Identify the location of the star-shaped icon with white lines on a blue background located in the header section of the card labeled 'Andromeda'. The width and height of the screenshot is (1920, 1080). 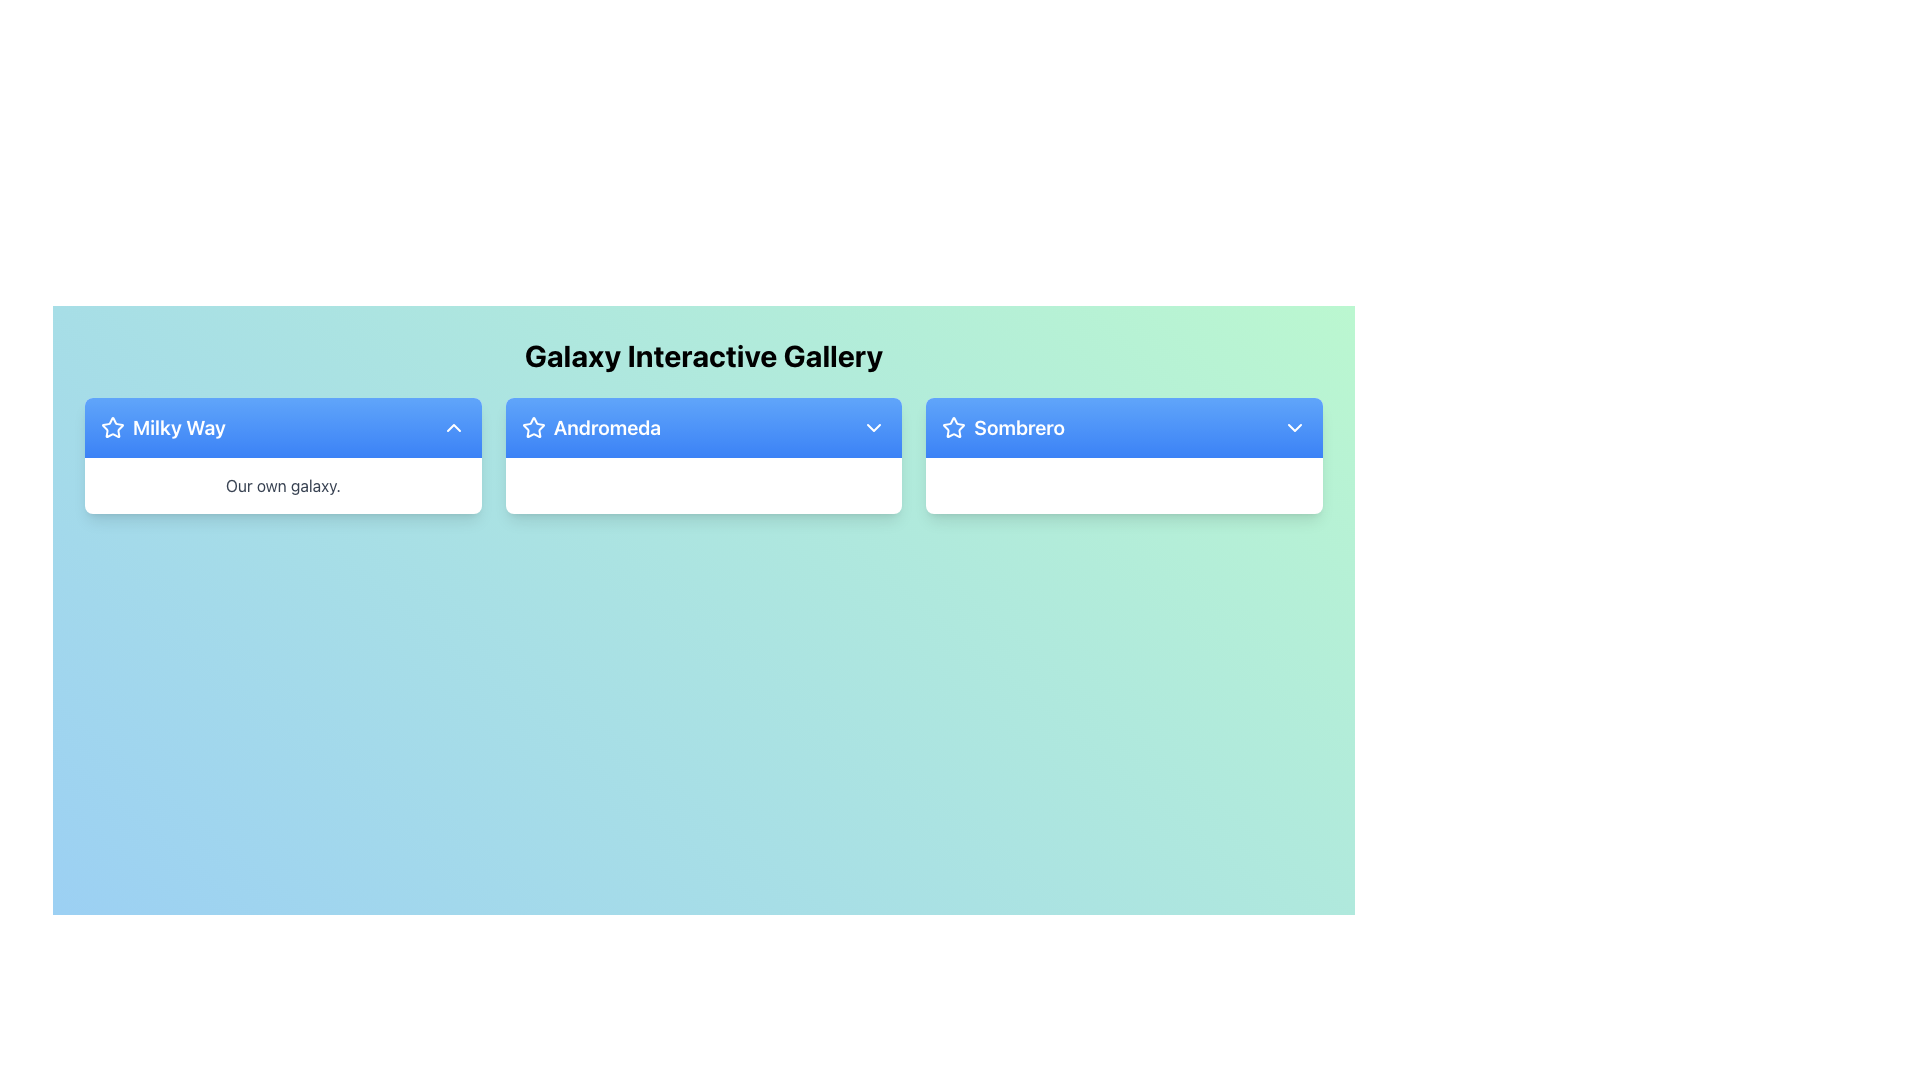
(533, 427).